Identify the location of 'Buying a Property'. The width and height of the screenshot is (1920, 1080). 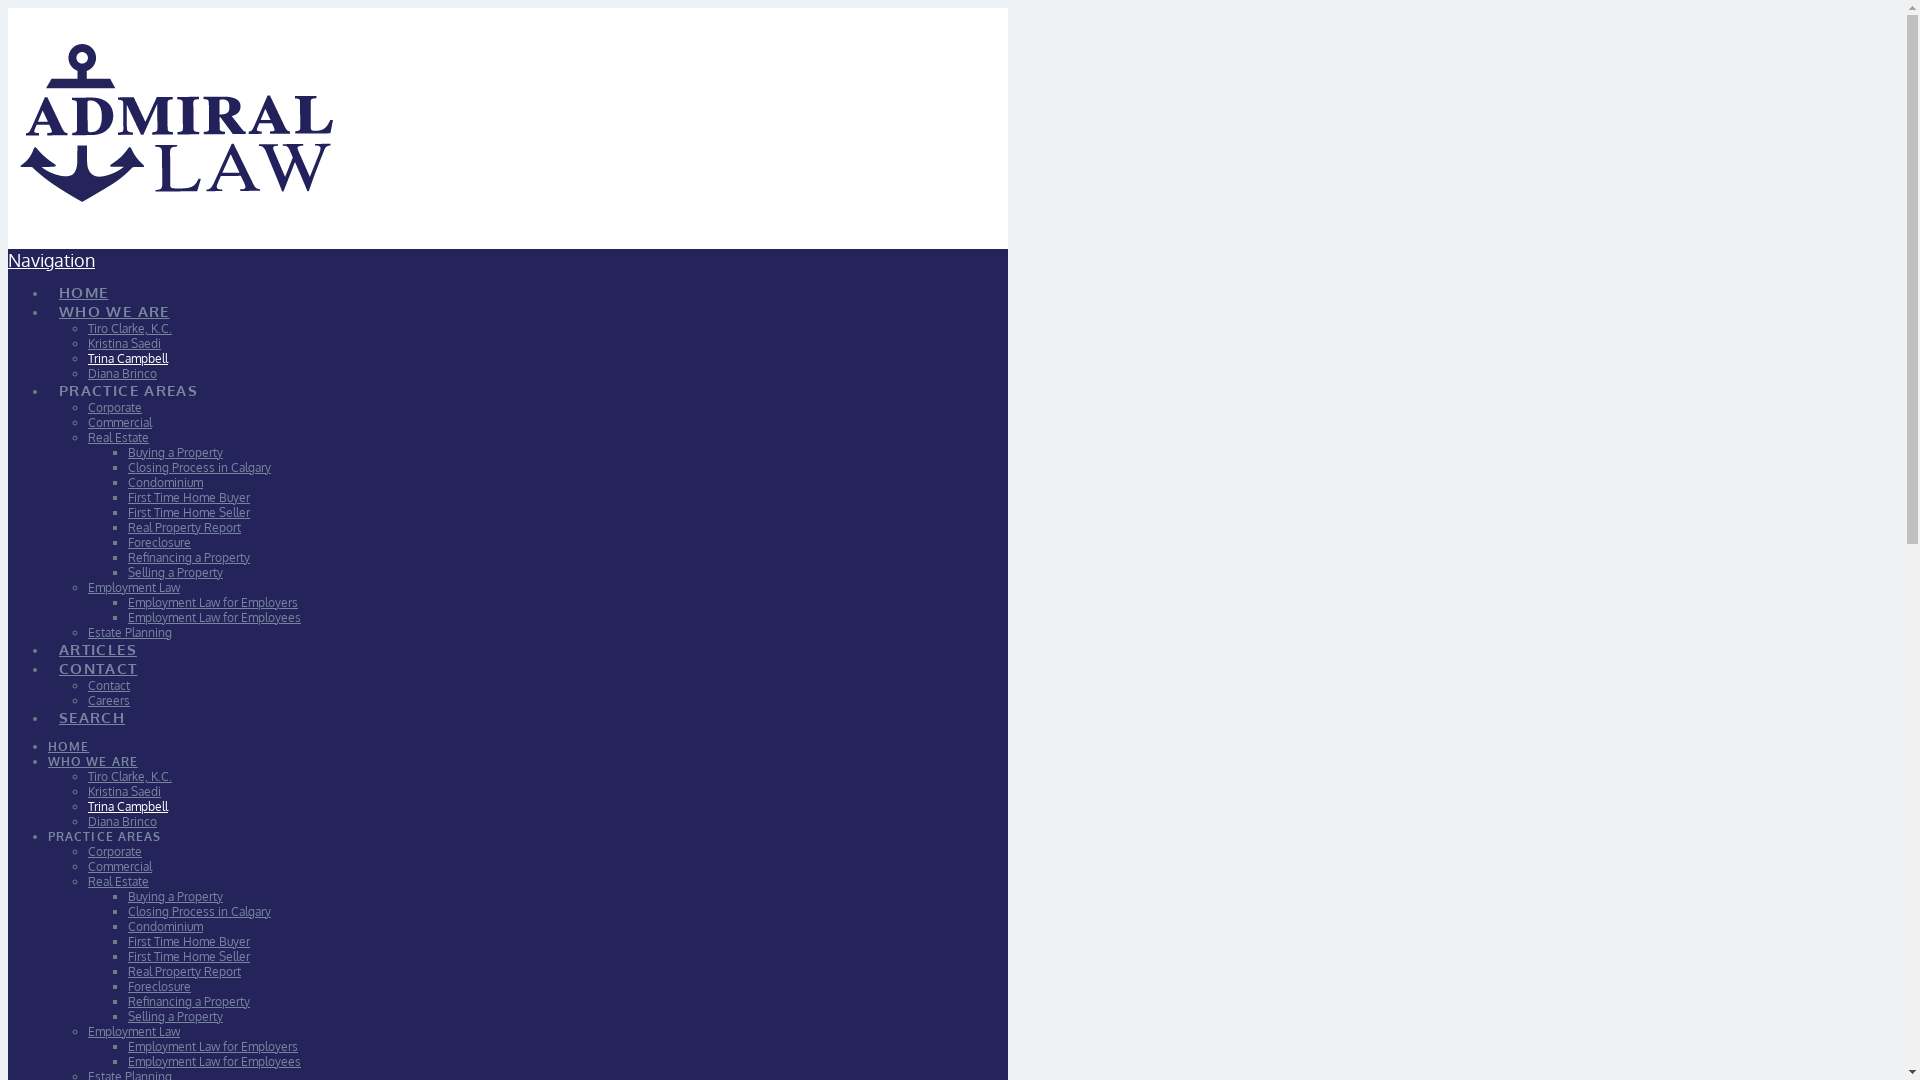
(175, 895).